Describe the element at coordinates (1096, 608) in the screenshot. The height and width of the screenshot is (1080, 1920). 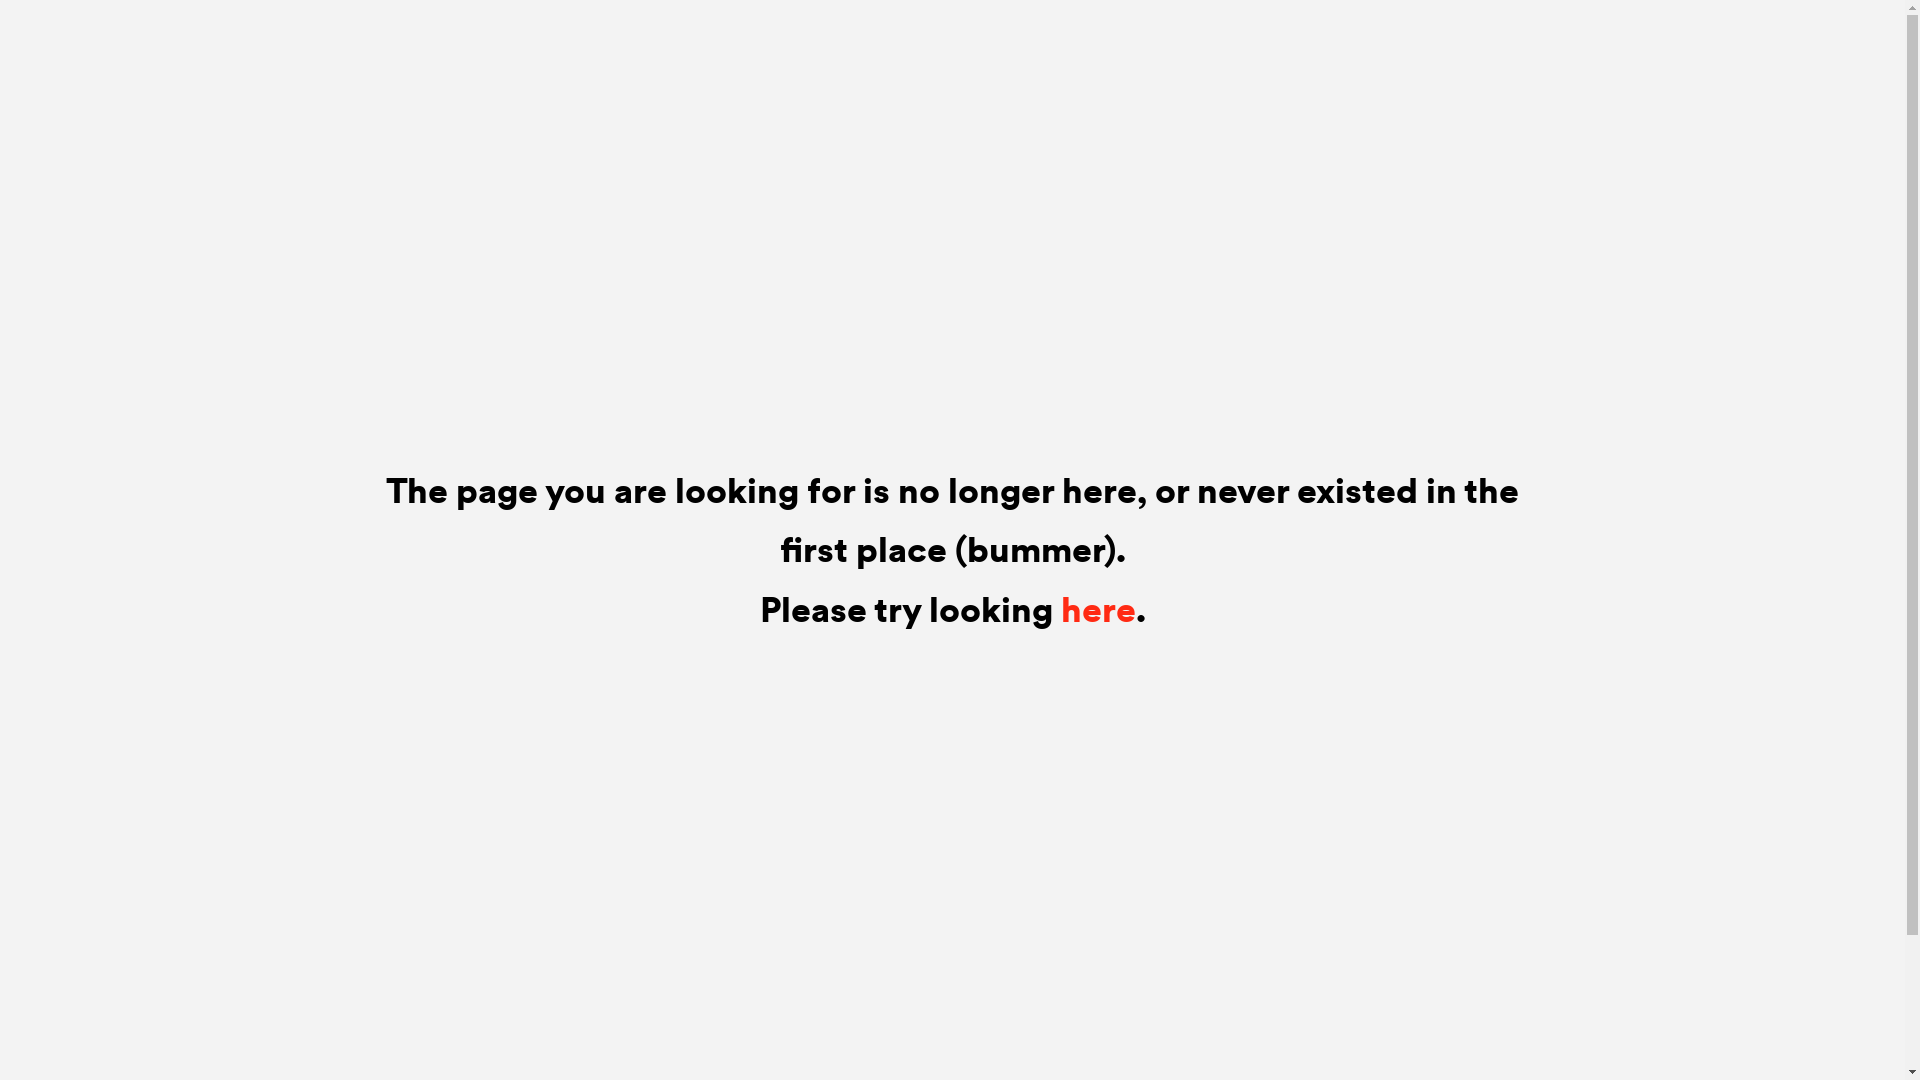
I see `'here'` at that location.